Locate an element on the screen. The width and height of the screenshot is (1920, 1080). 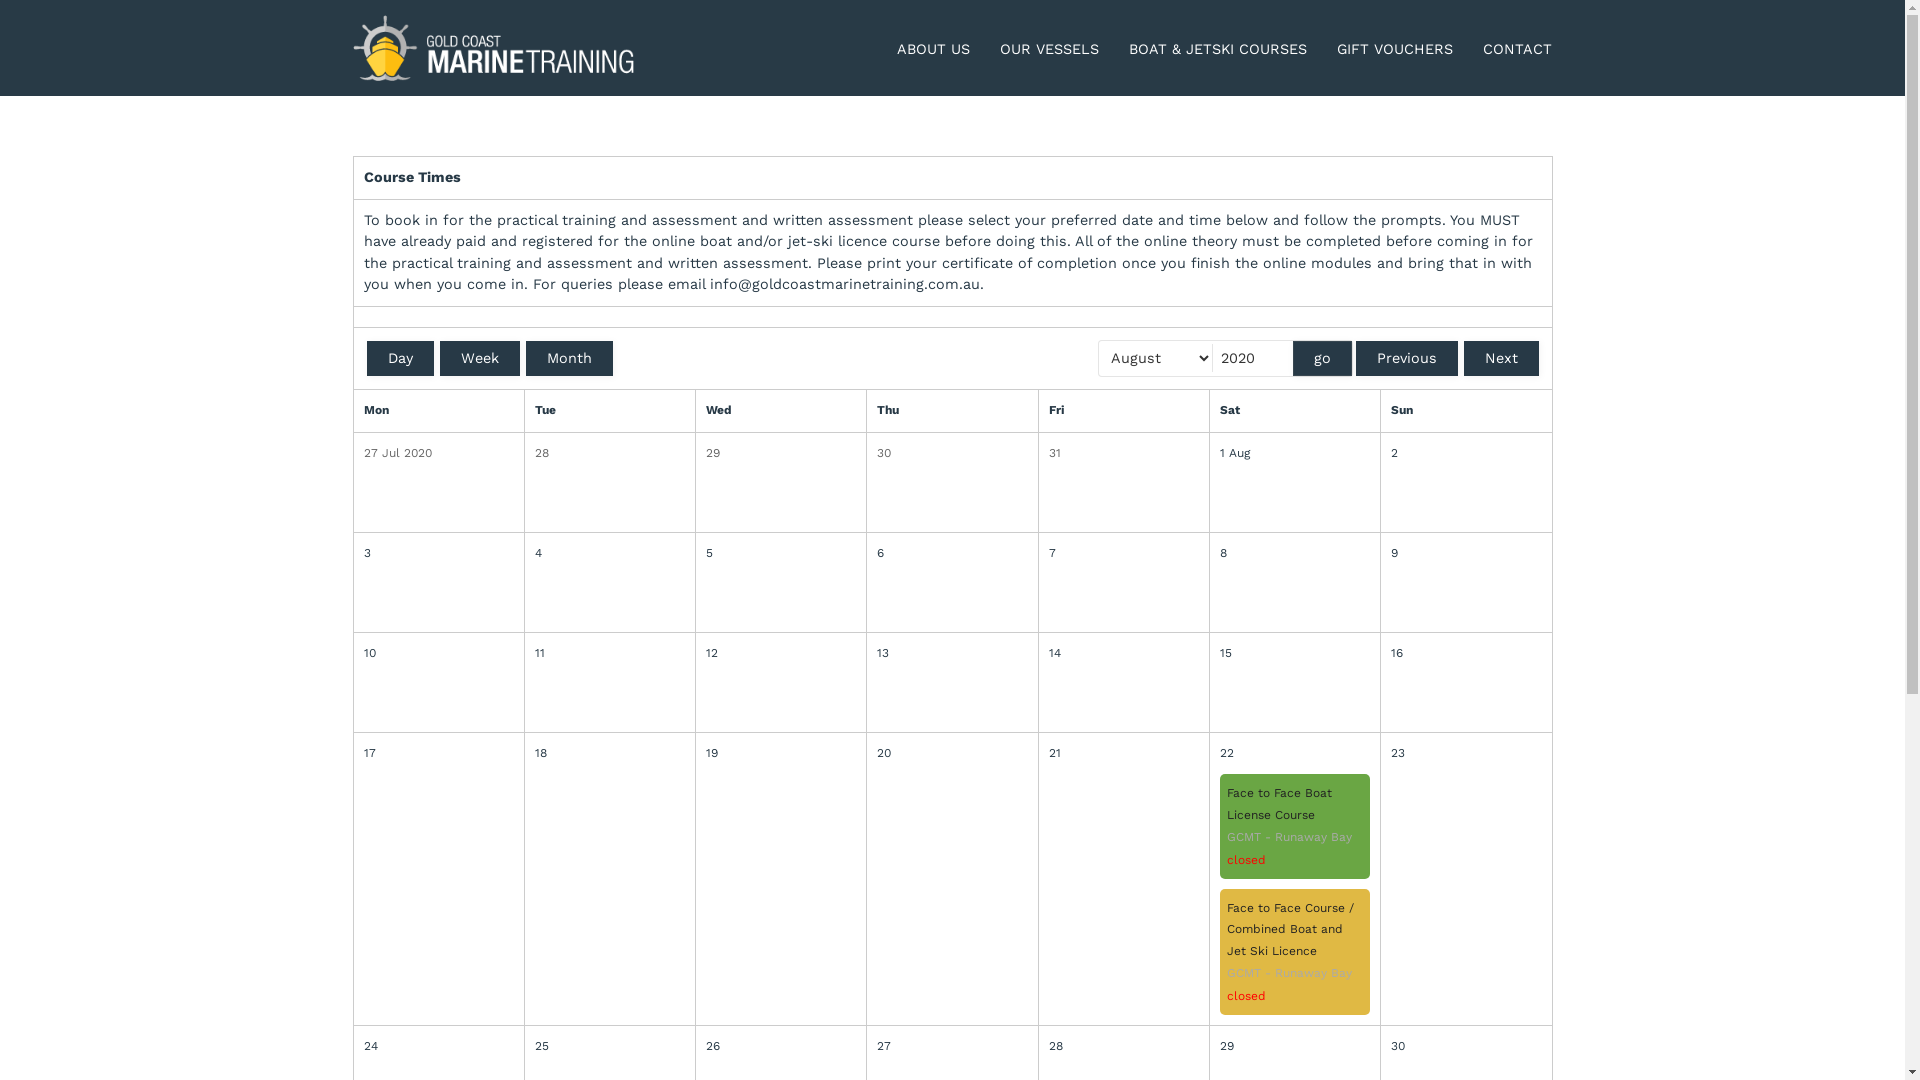
'1 Aug' is located at coordinates (1295, 454).